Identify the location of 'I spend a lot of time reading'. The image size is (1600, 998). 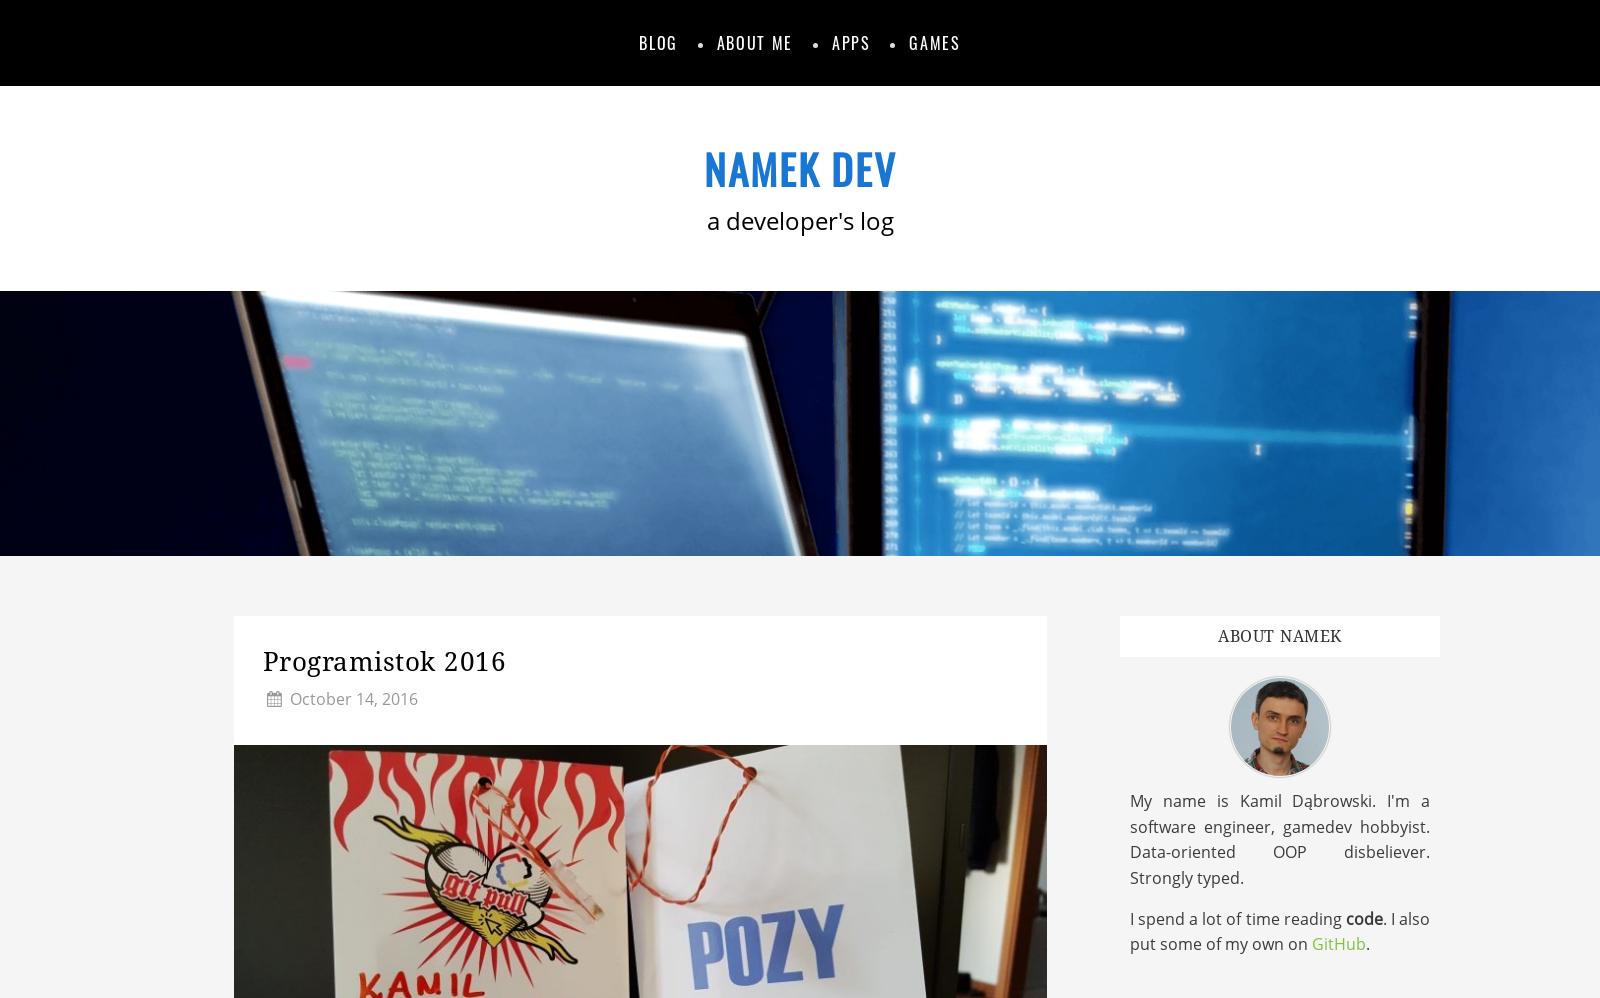
(1236, 917).